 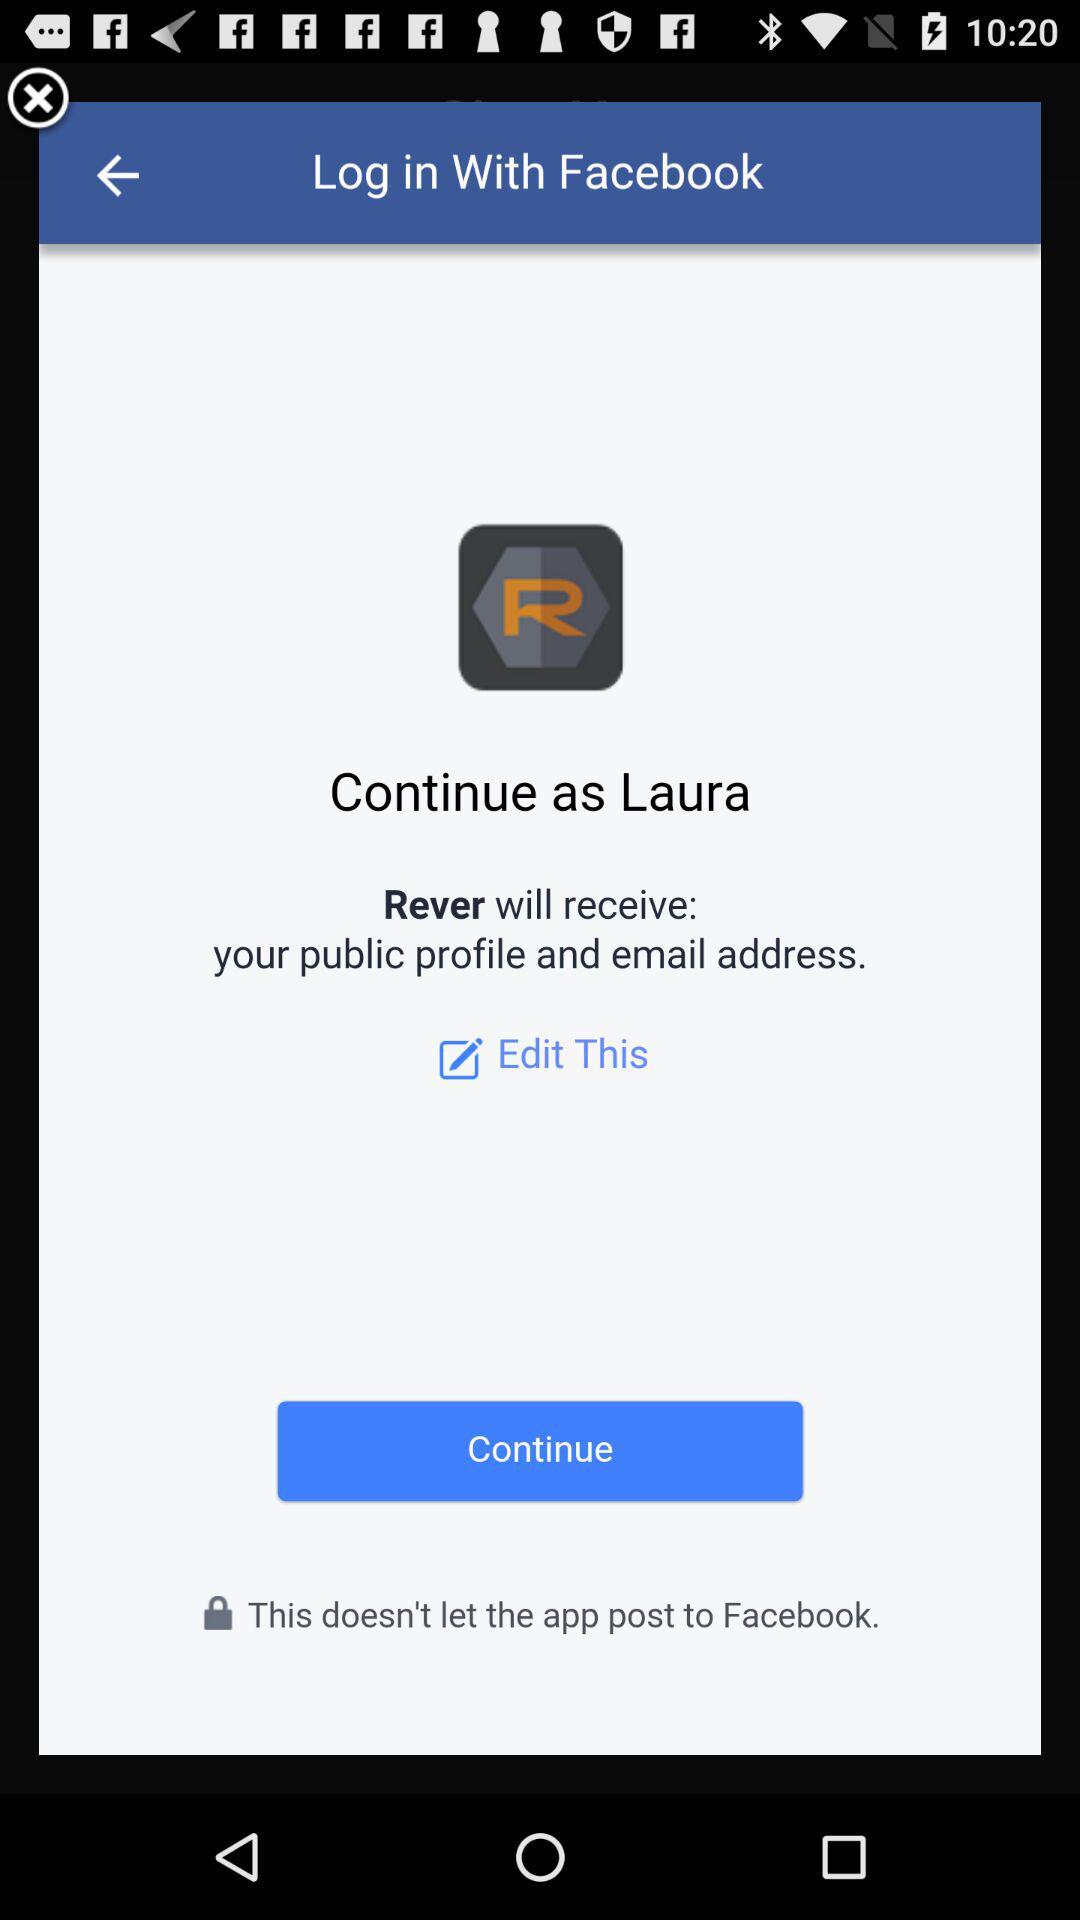 I want to click on to close the current page, so click(x=38, y=100).